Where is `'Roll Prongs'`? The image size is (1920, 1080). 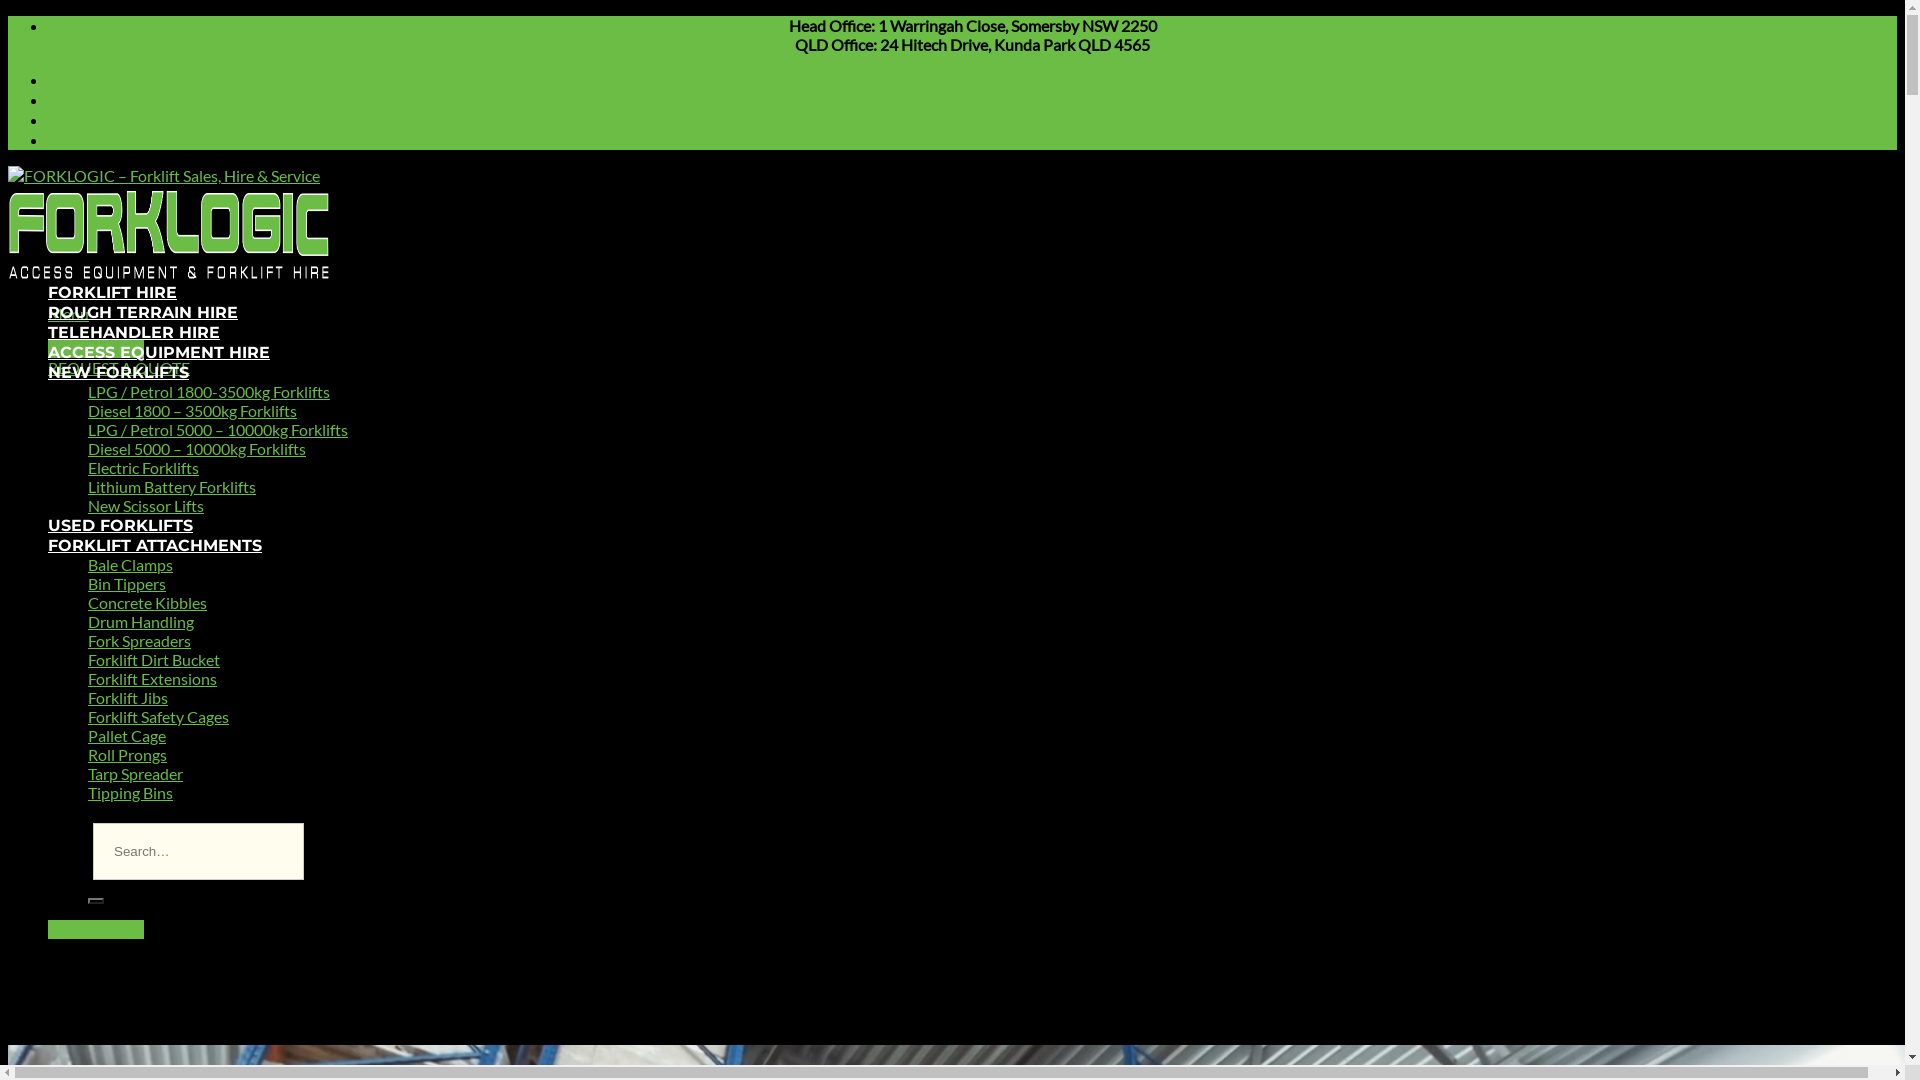
'Roll Prongs' is located at coordinates (126, 754).